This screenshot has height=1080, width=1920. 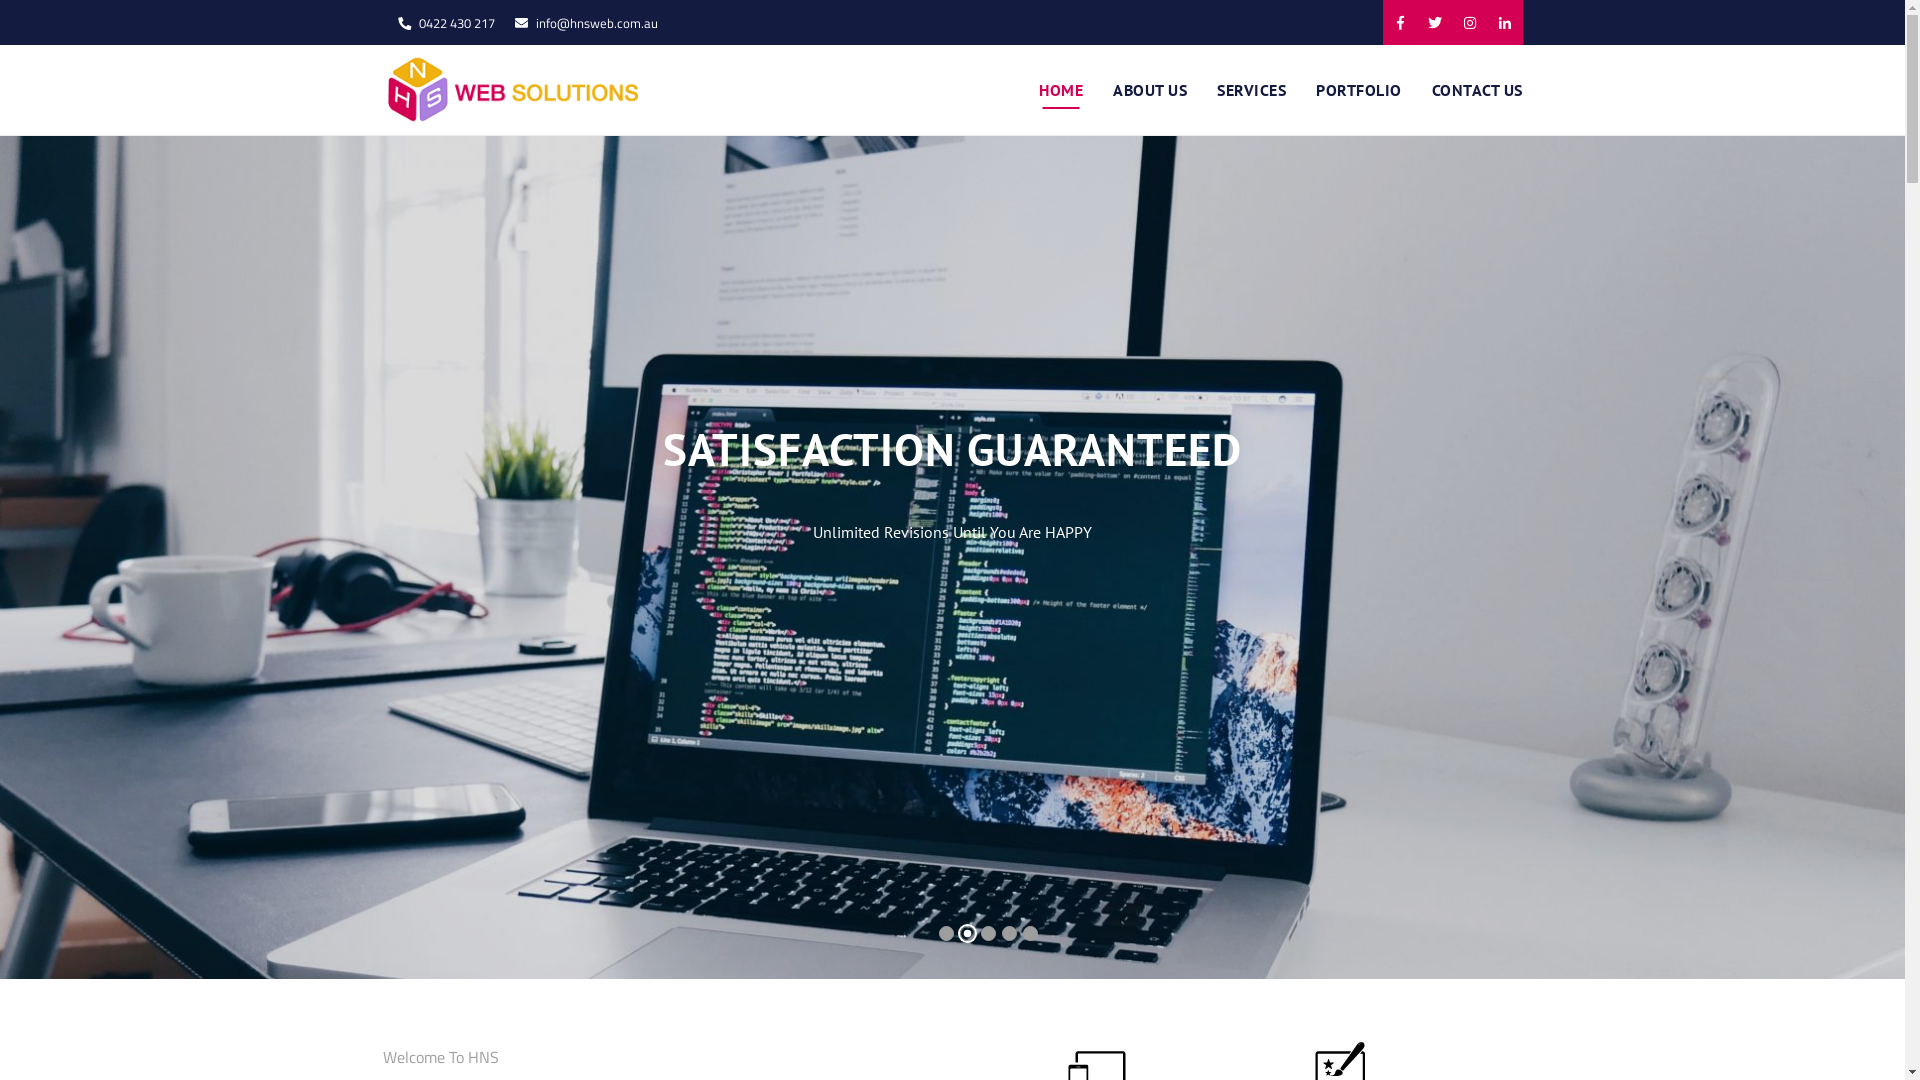 What do you see at coordinates (455, 23) in the screenshot?
I see `'0422 430 217'` at bounding box center [455, 23].